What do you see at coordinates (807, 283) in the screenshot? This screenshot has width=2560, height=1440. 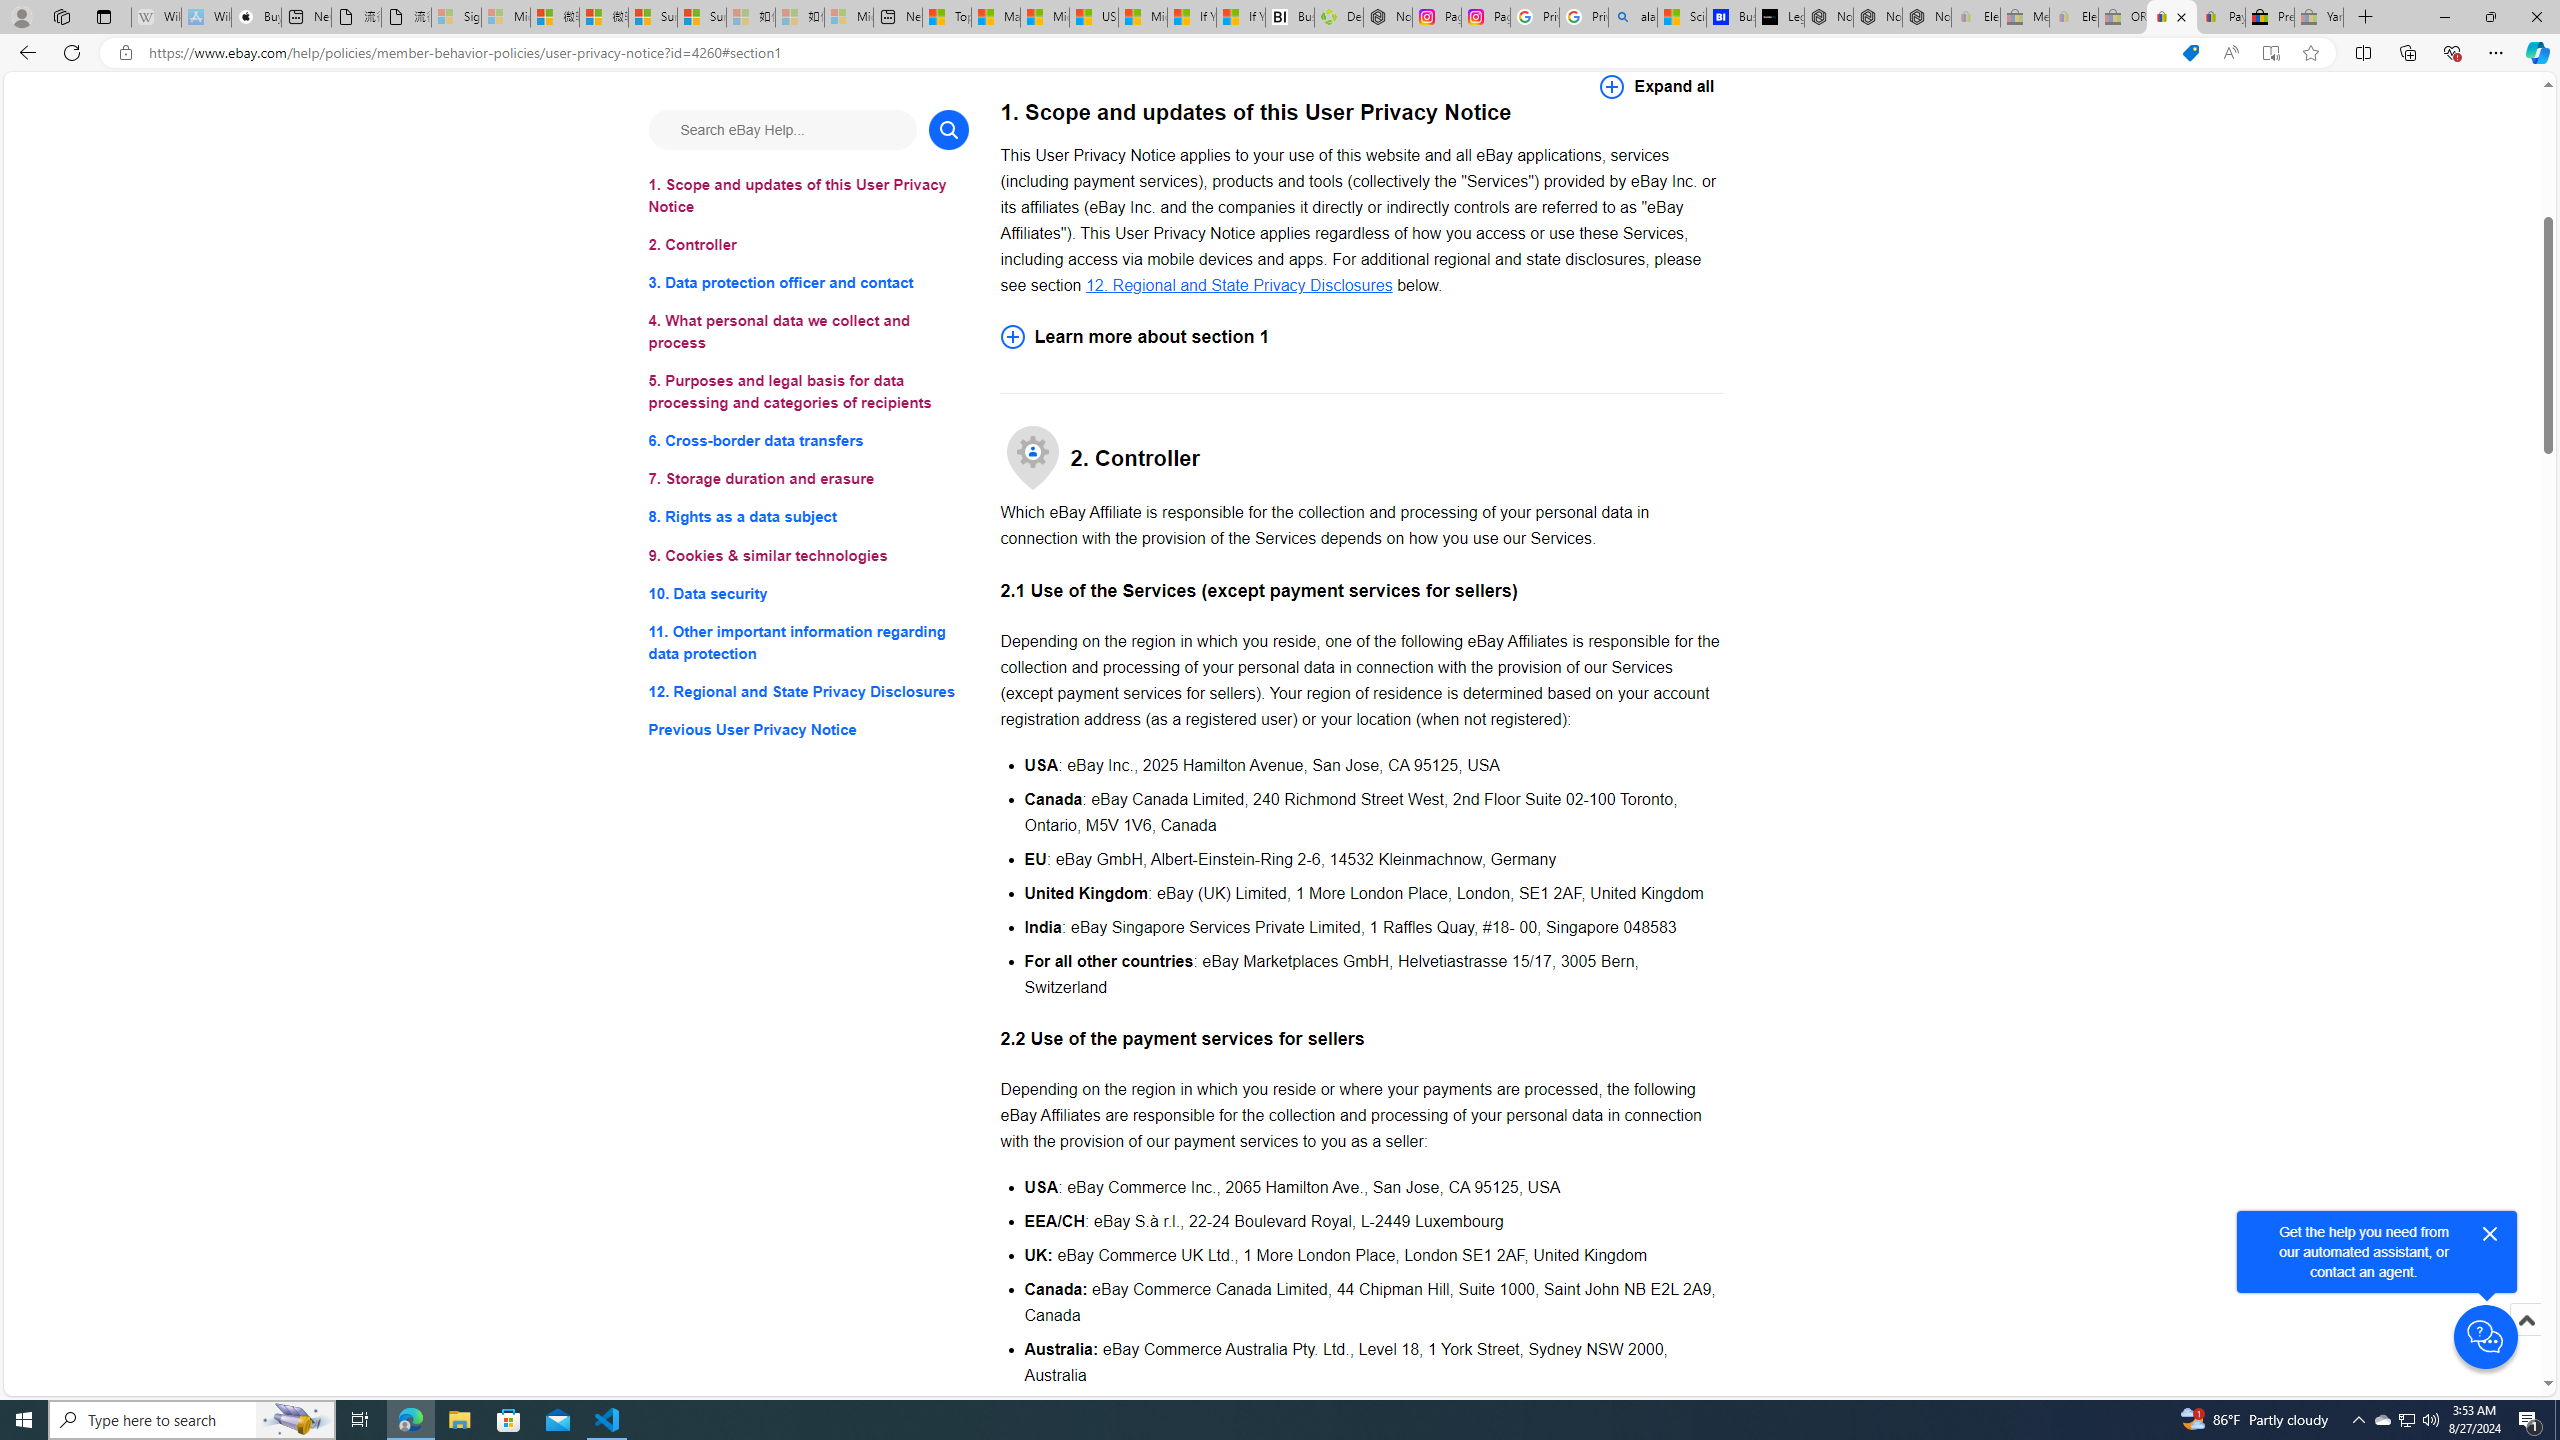 I see `'3. Data protection officer and contact'` at bounding box center [807, 283].